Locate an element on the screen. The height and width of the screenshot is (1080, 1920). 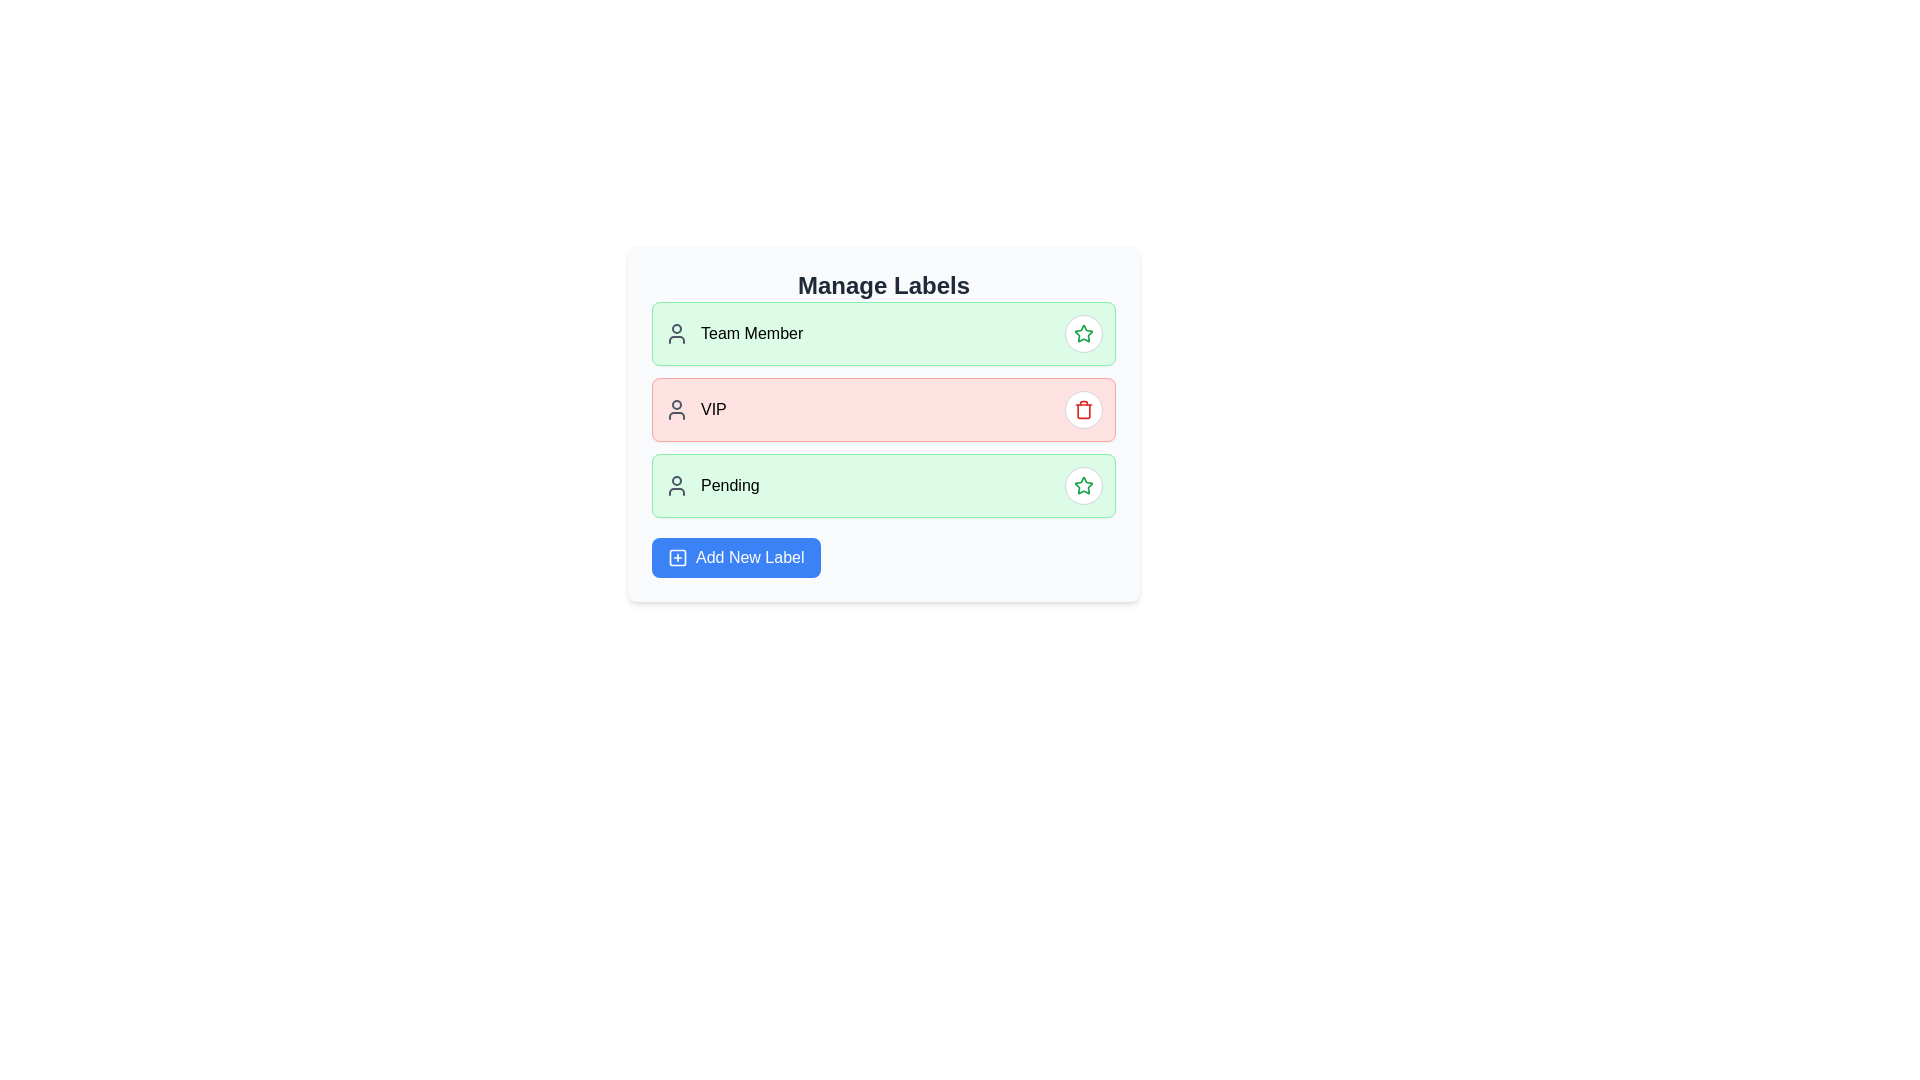
the 'VIP' label, which is a light red rectangular module in the middle of the stack under 'Manage Labels' is located at coordinates (882, 408).